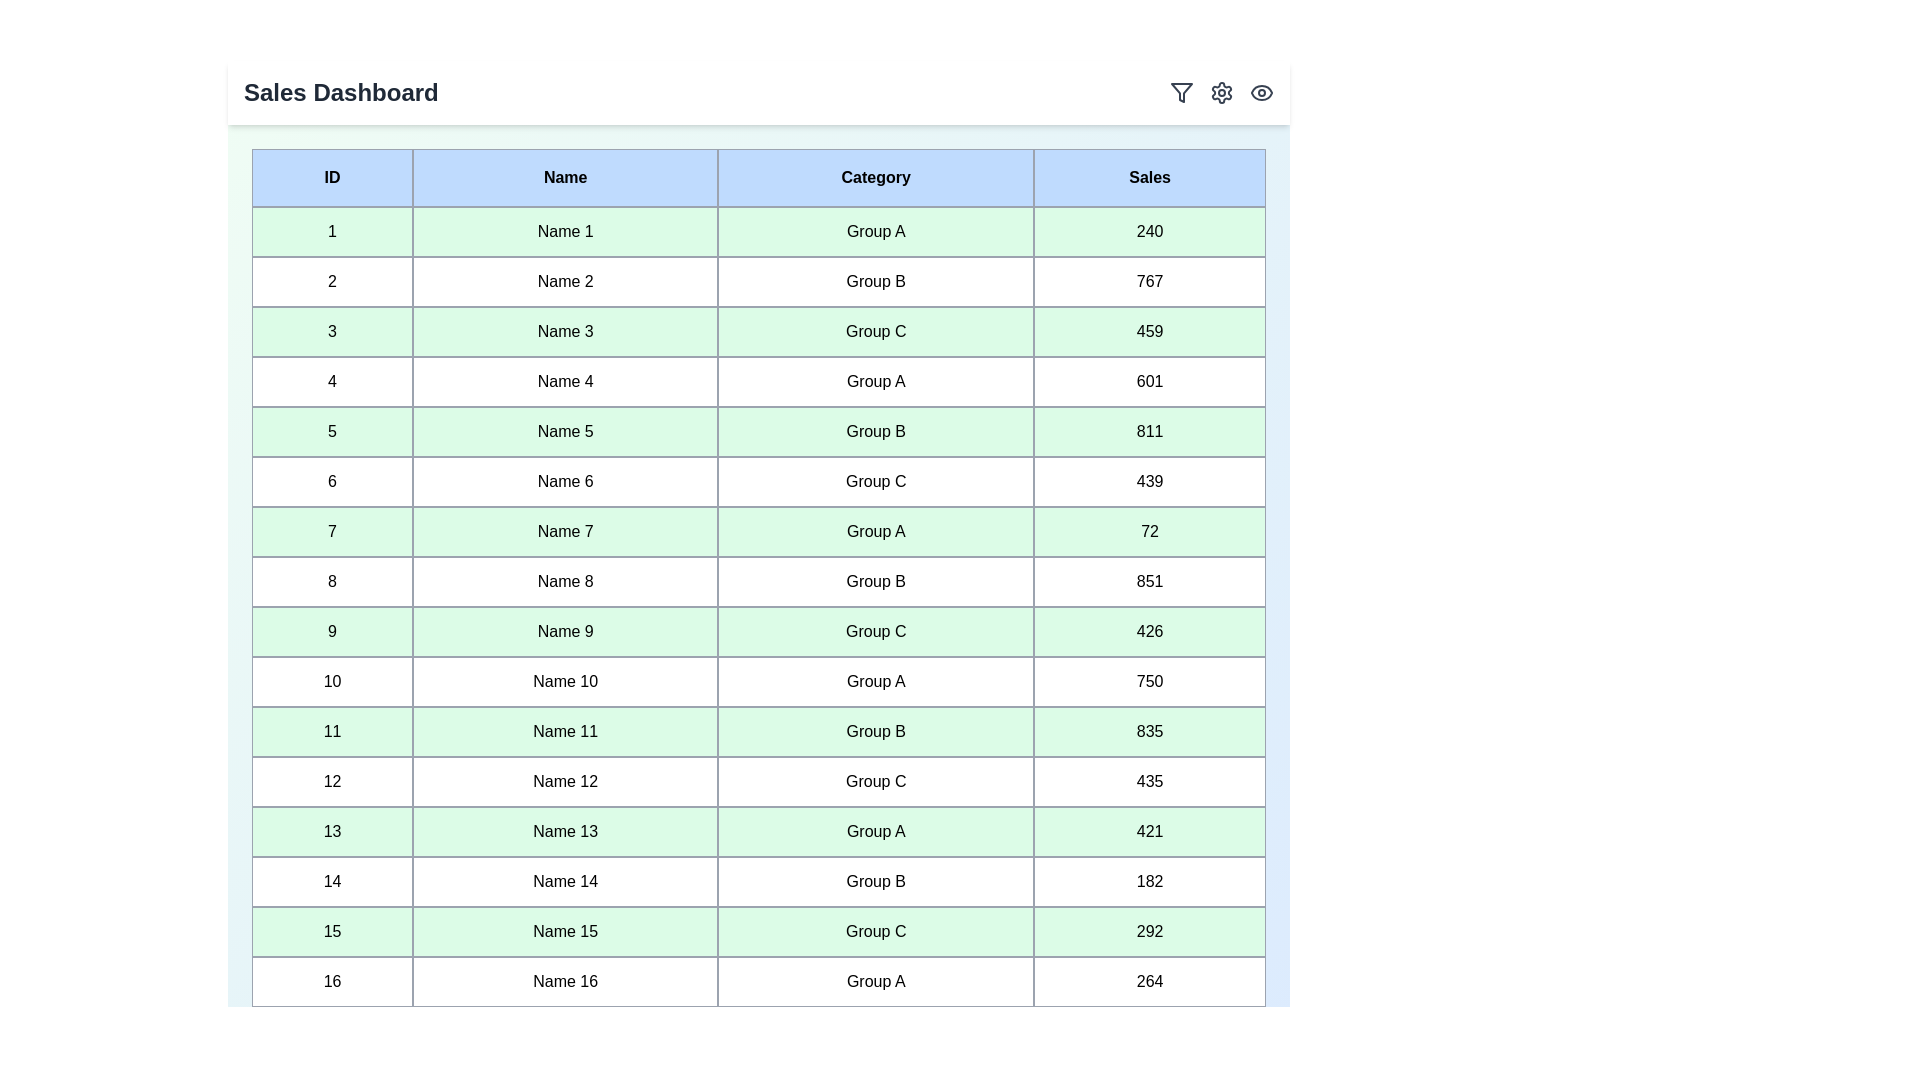 Image resolution: width=1920 pixels, height=1080 pixels. What do you see at coordinates (1150, 176) in the screenshot?
I see `the header of the column Sales to sort the table by that column` at bounding box center [1150, 176].